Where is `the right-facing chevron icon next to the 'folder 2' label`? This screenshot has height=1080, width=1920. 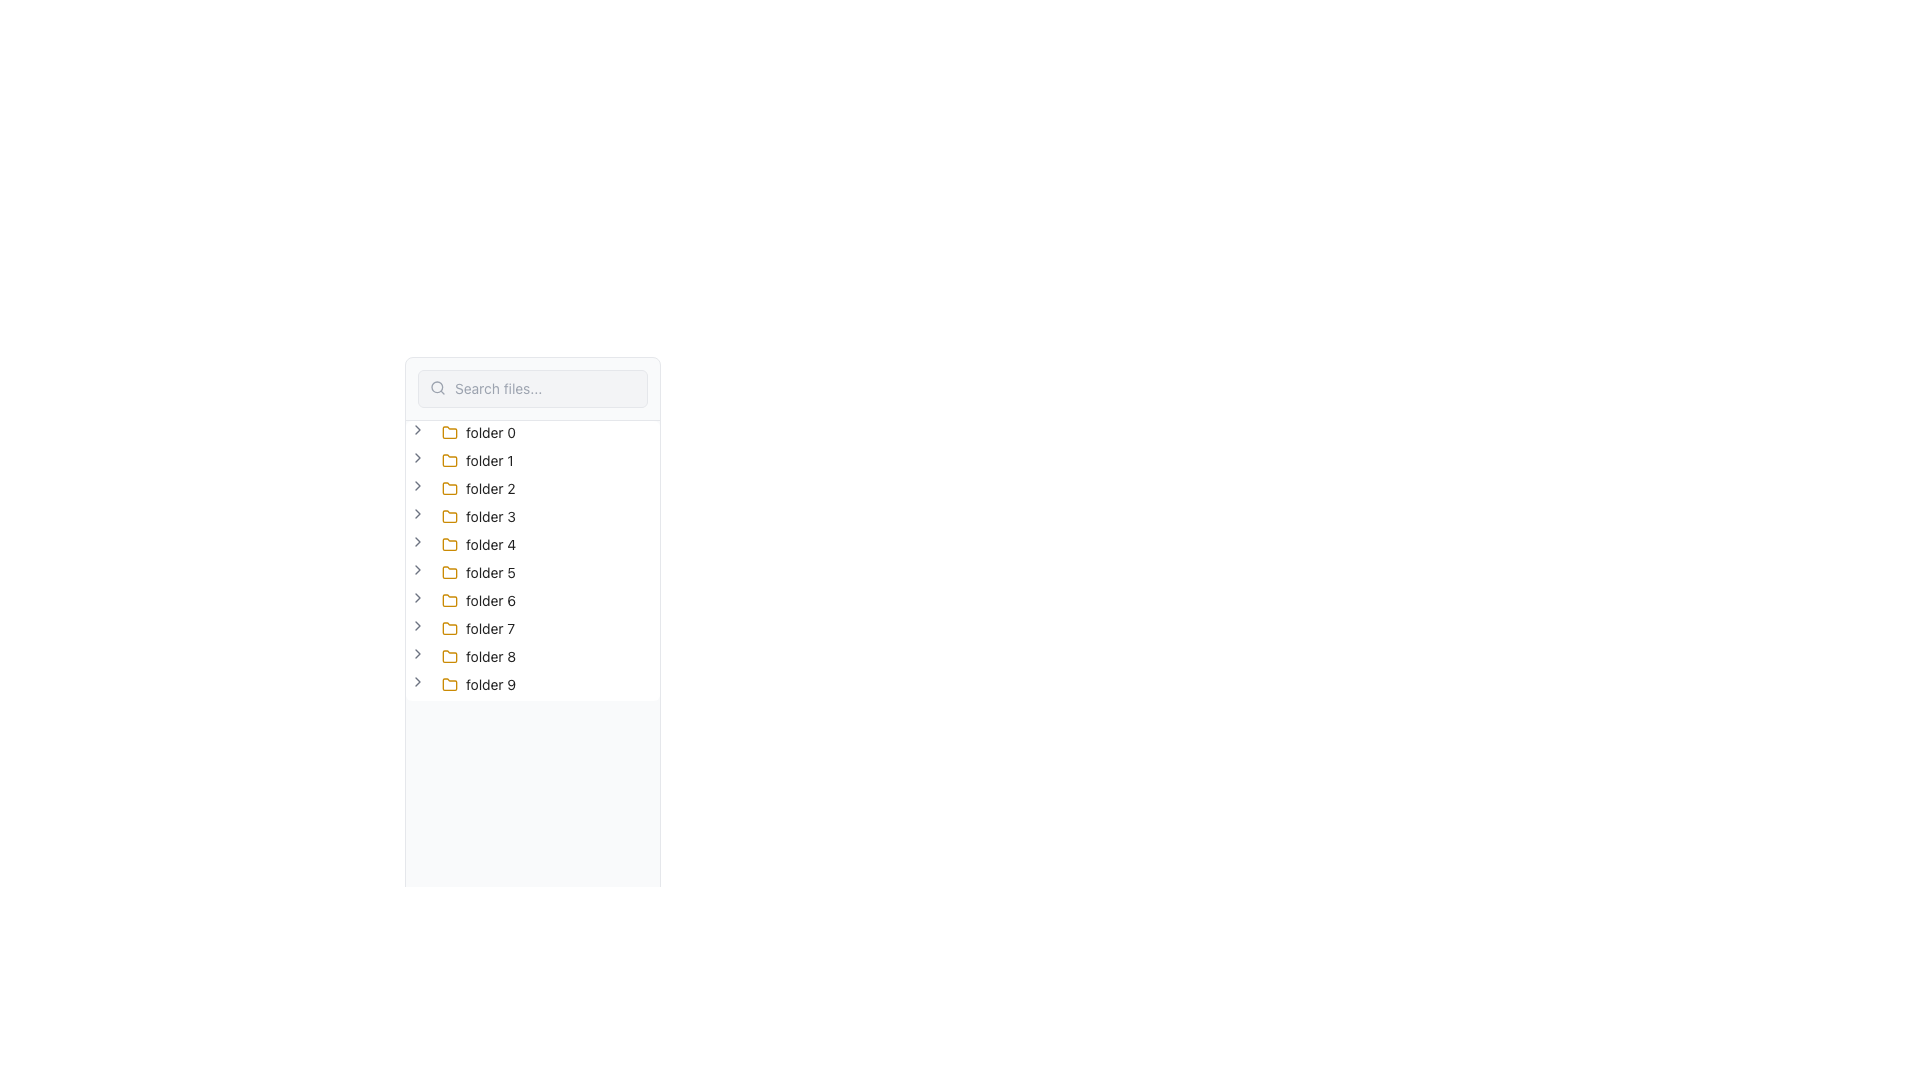 the right-facing chevron icon next to the 'folder 2' label is located at coordinates (416, 486).